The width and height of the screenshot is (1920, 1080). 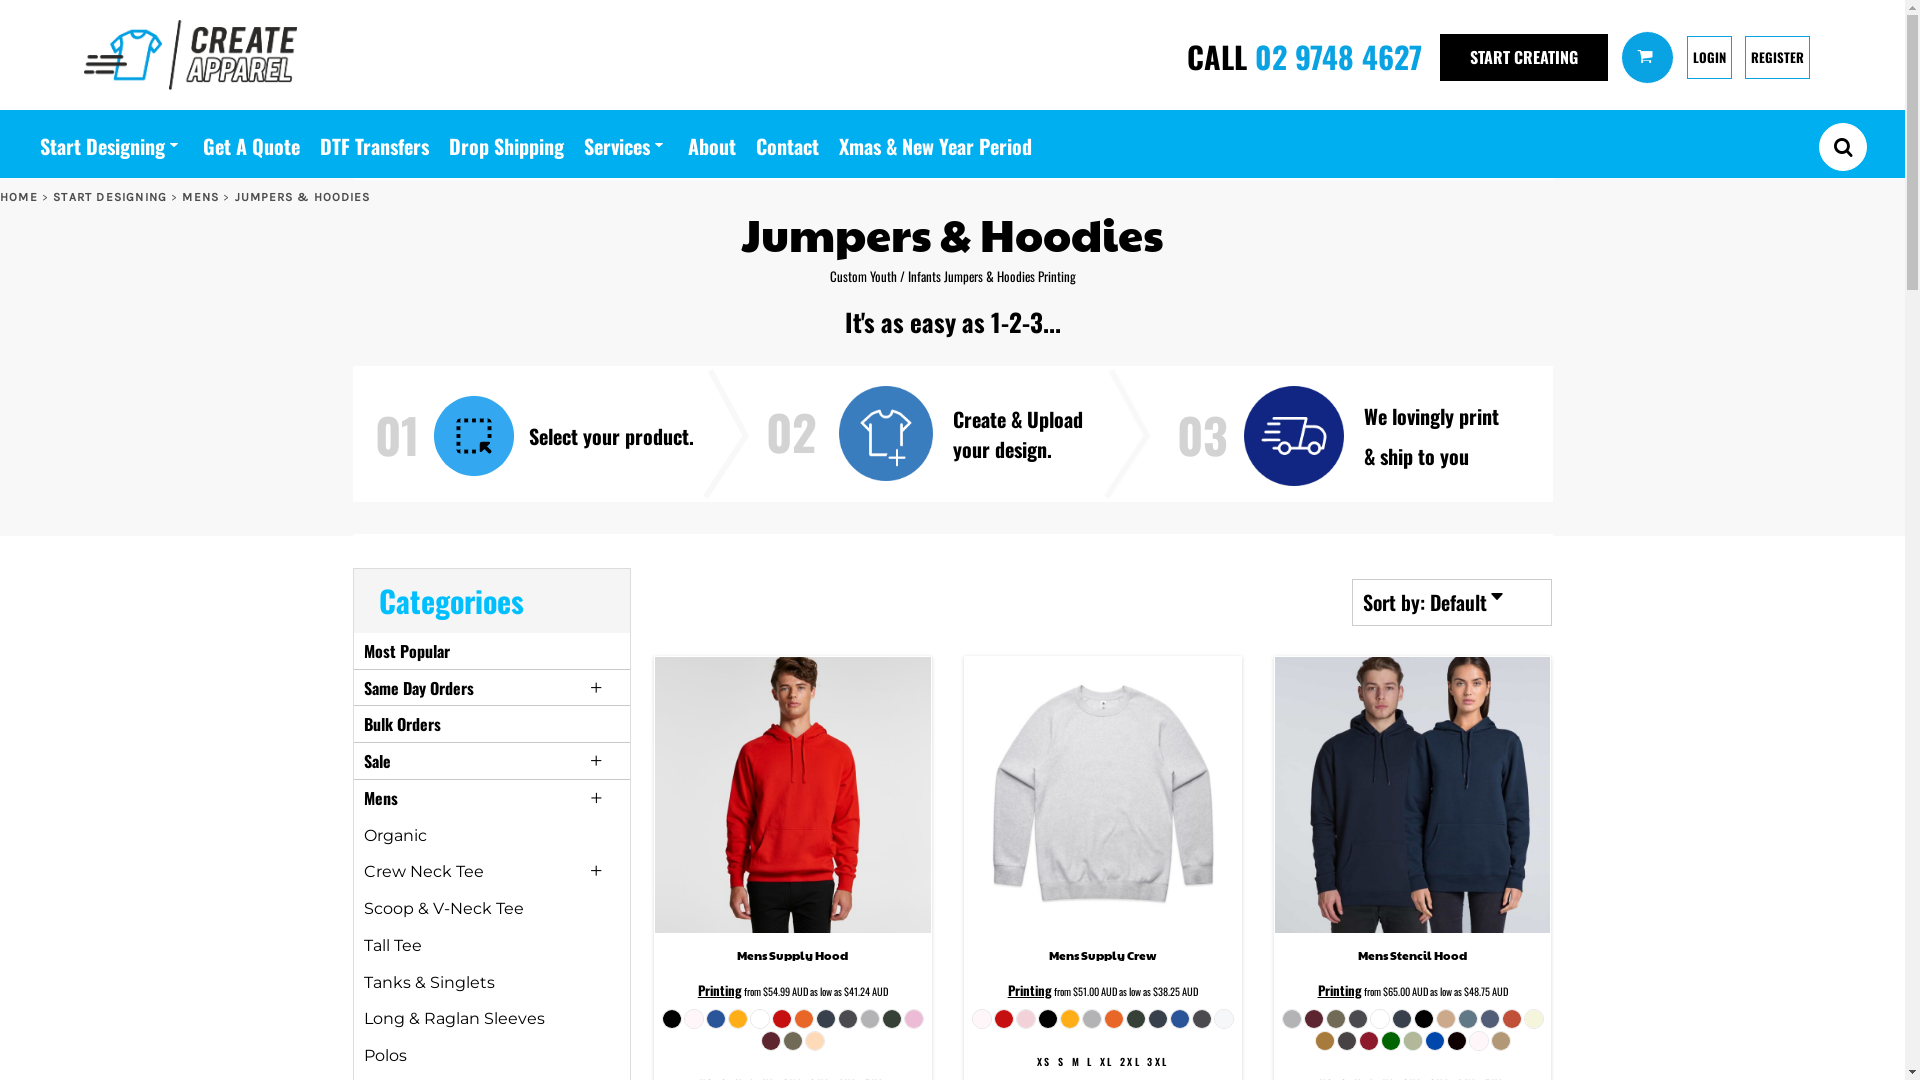 I want to click on 'LOGIN', so click(x=1708, y=56).